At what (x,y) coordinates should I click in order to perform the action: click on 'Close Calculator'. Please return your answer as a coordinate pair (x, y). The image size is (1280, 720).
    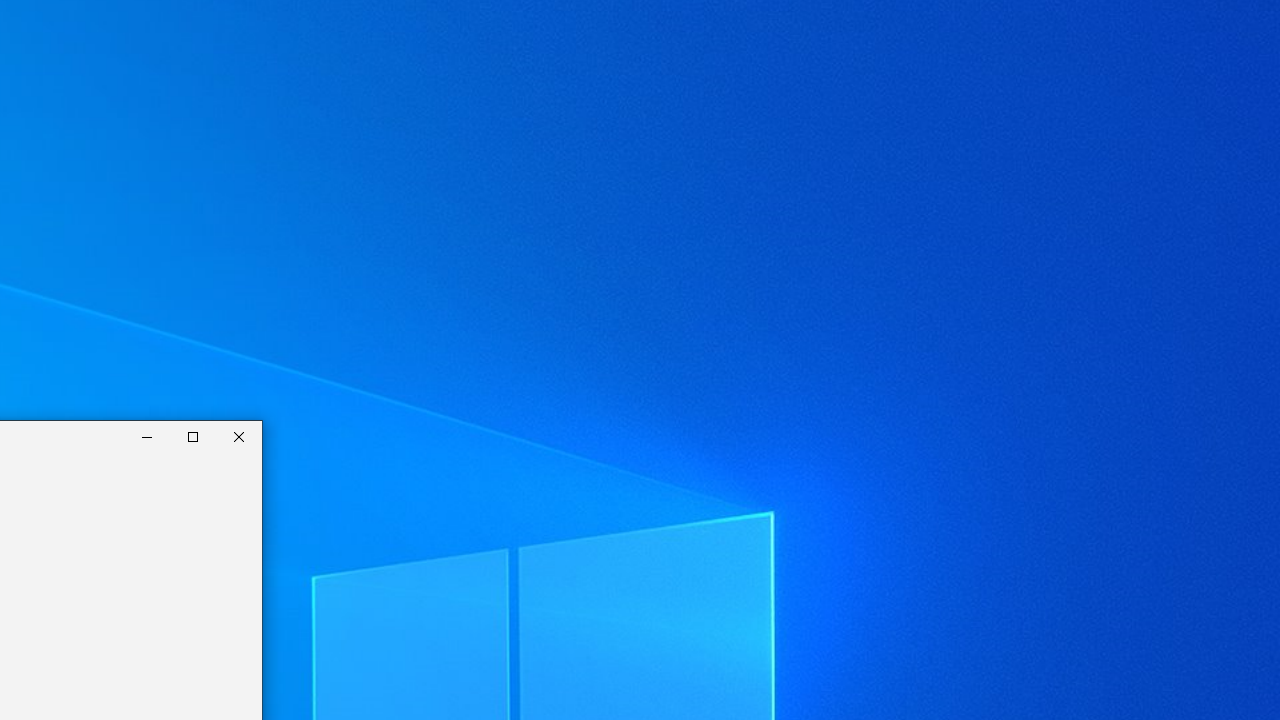
    Looking at the image, I should click on (239, 436).